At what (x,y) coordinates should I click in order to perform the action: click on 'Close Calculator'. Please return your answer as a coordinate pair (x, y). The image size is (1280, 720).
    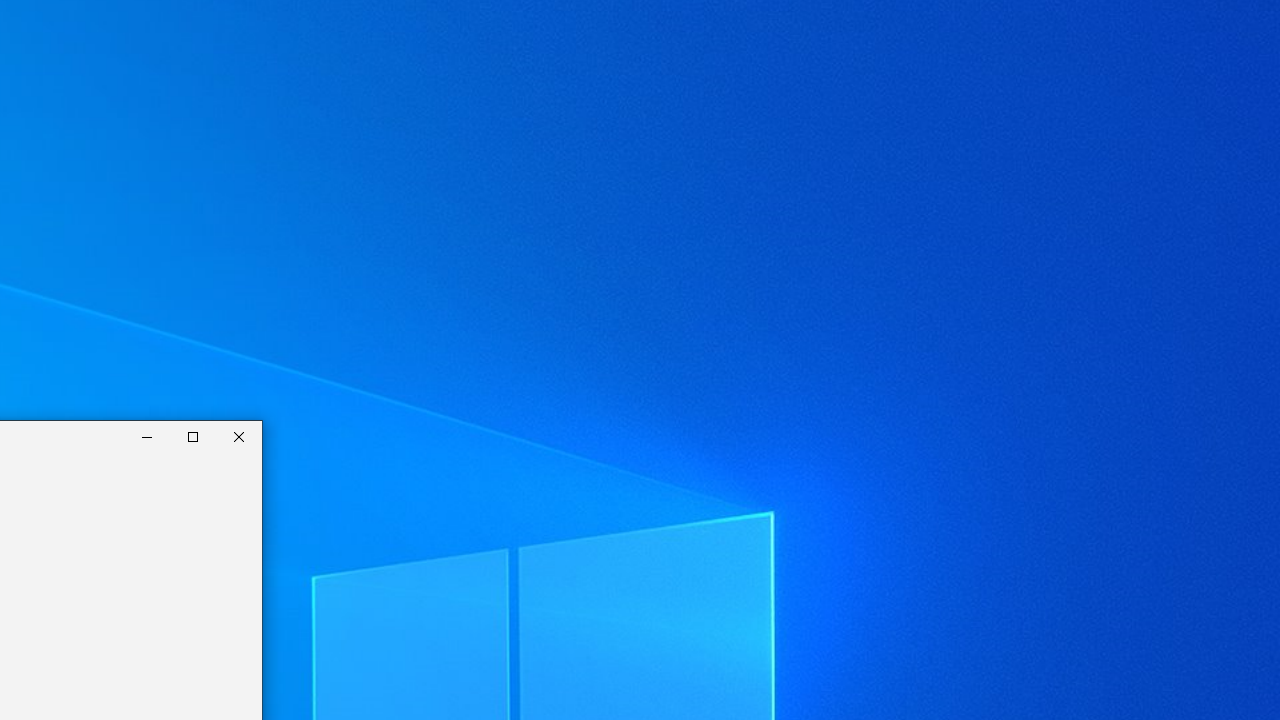
    Looking at the image, I should click on (239, 436).